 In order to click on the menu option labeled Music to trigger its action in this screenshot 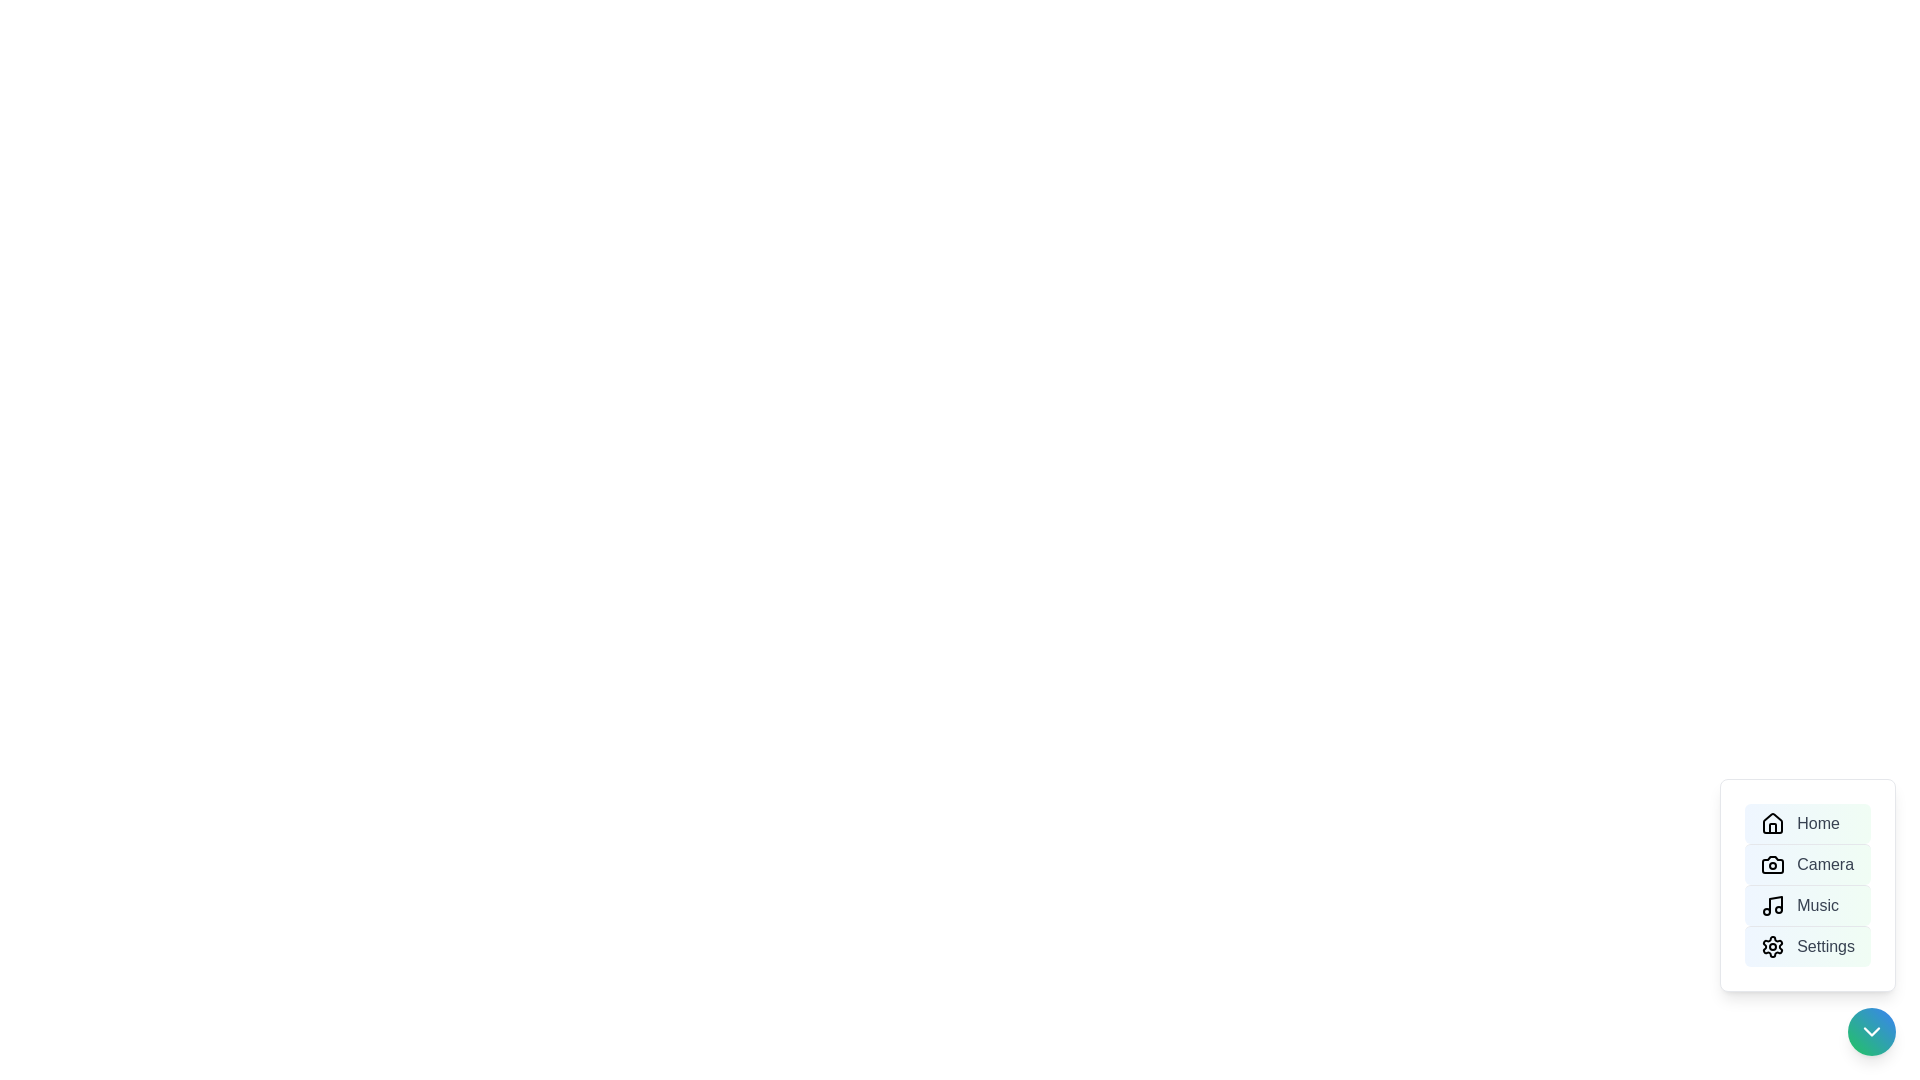, I will do `click(1808, 905)`.